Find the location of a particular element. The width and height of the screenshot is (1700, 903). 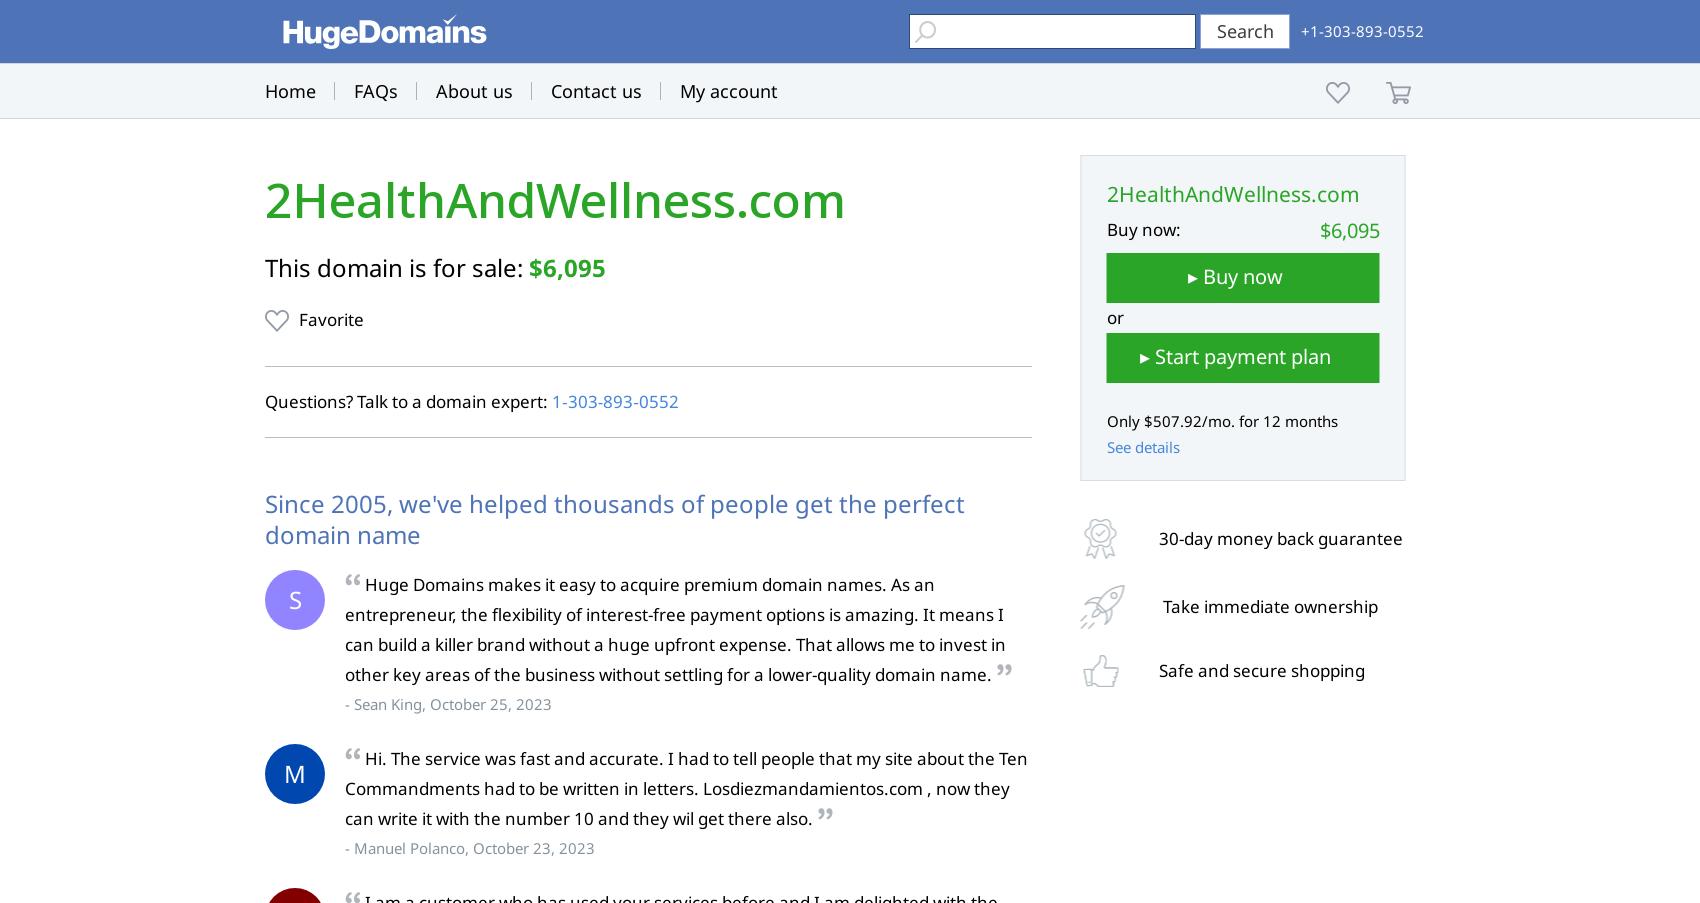

'- Manuel Polanco, October 23, 2023' is located at coordinates (470, 848).